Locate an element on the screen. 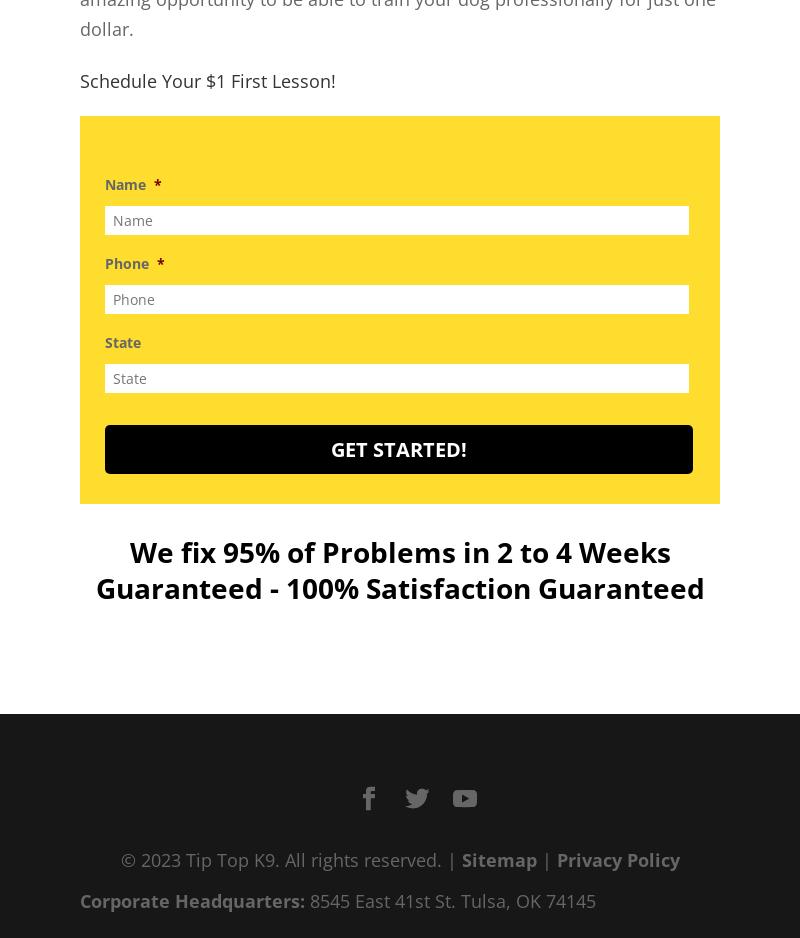 The image size is (800, 938). 'We fix' is located at coordinates (128, 550).